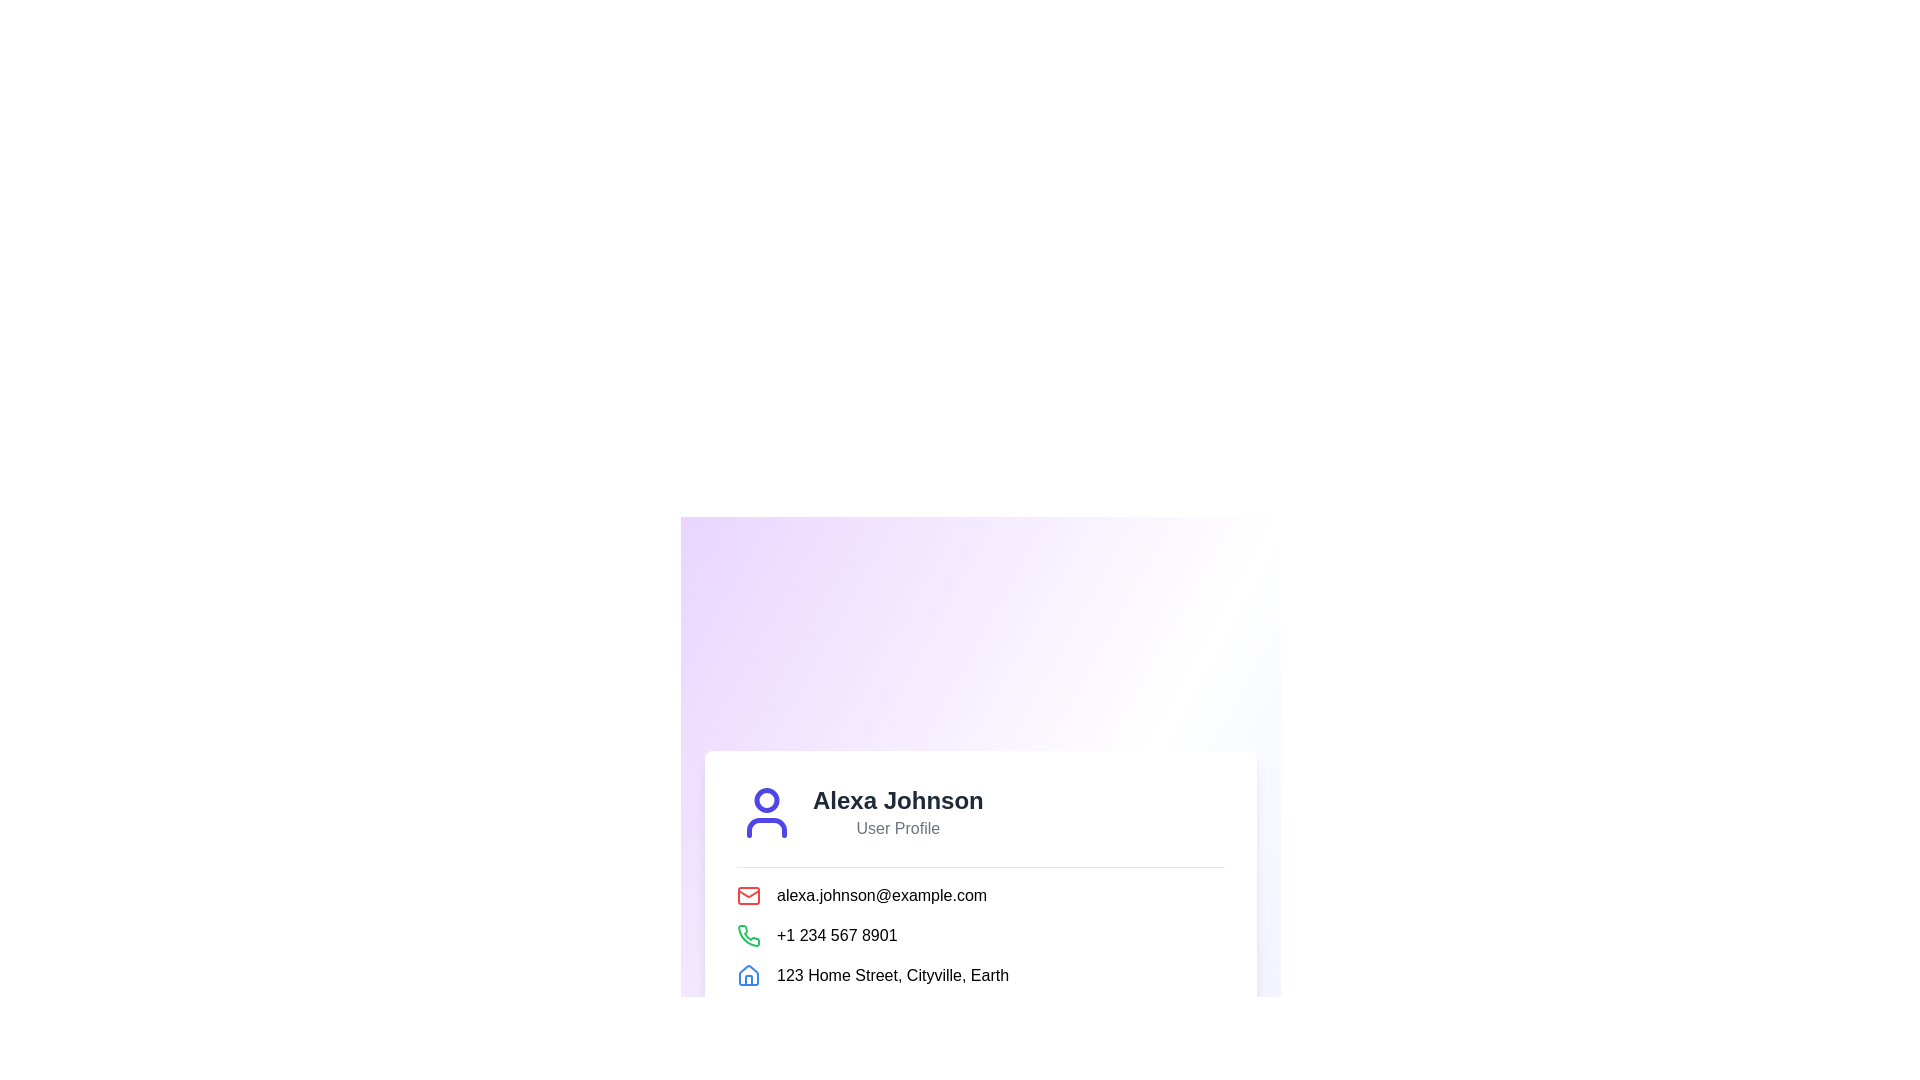  Describe the element at coordinates (980, 935) in the screenshot. I see `phone number displayed as the second element in a vertically-arranged list of contact details, located between an email and an address` at that location.